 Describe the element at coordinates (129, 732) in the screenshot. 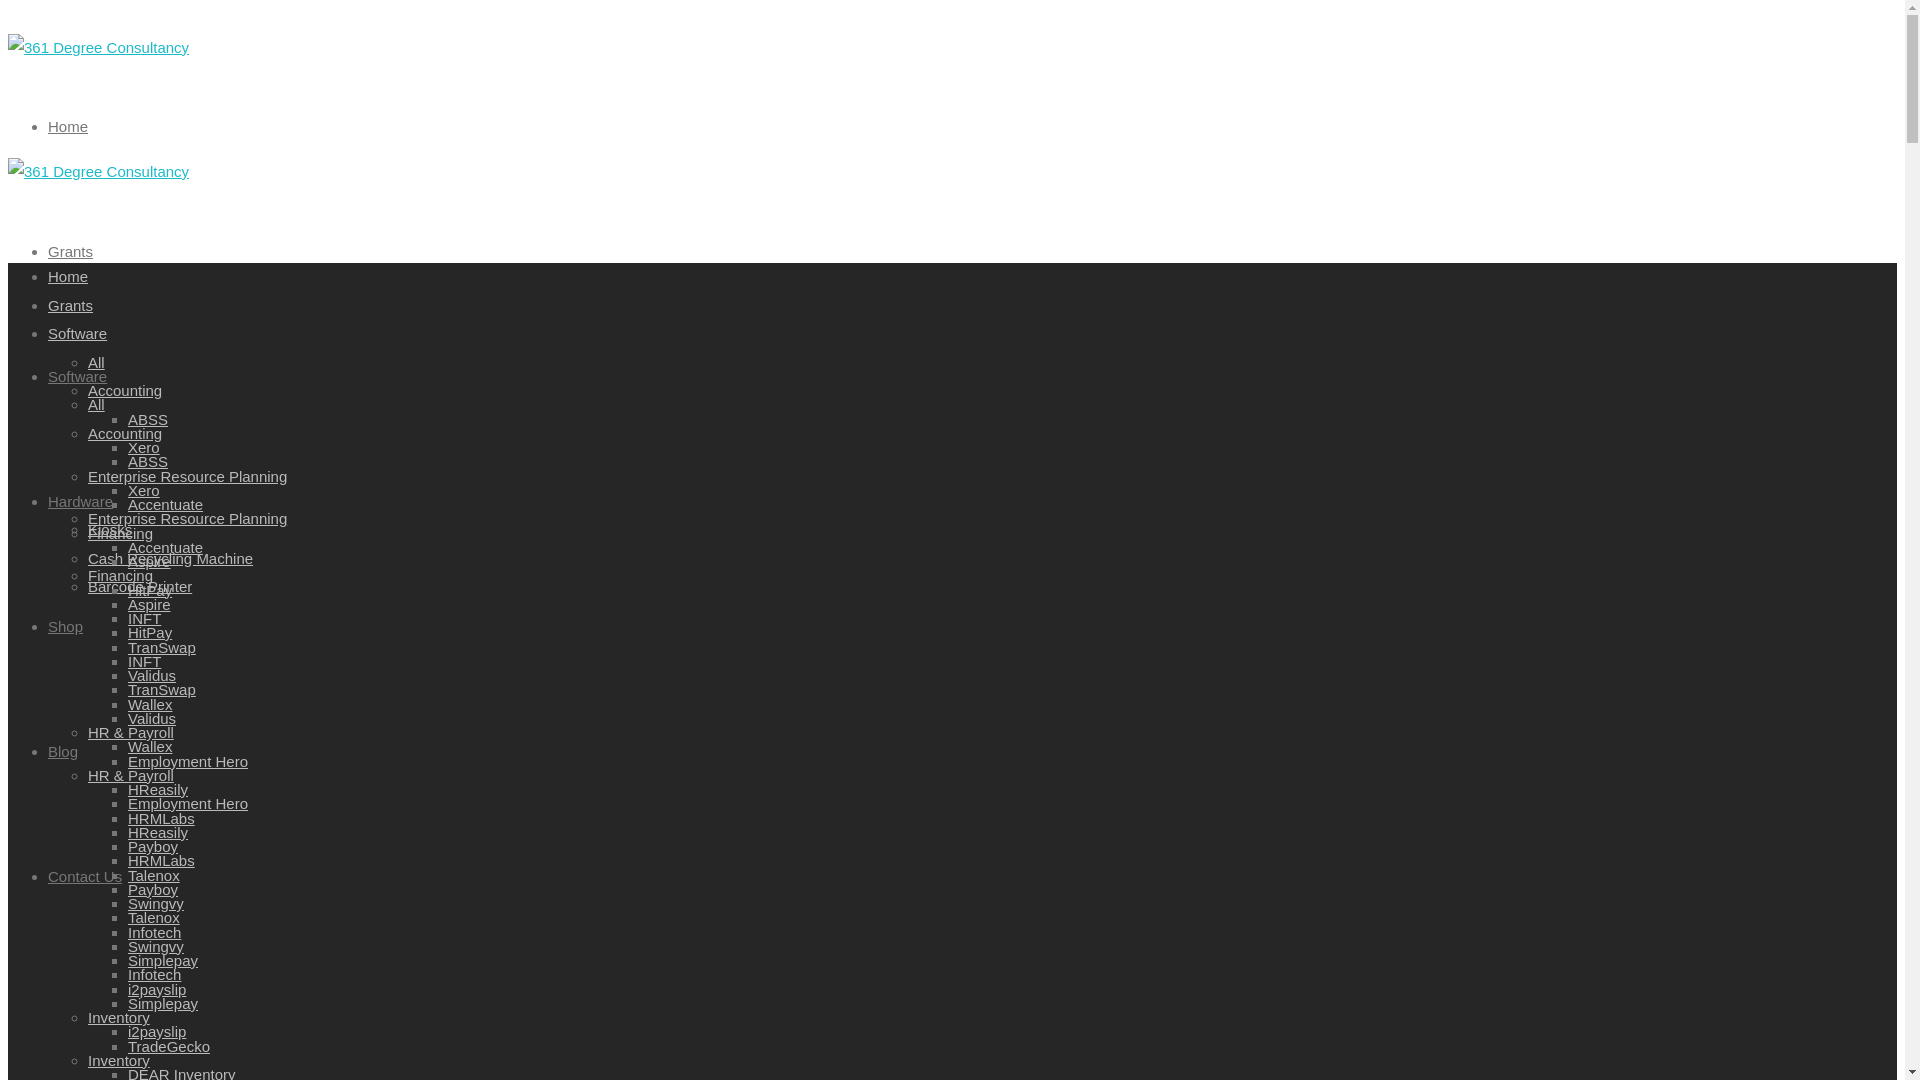

I see `'HR & Payroll'` at that location.